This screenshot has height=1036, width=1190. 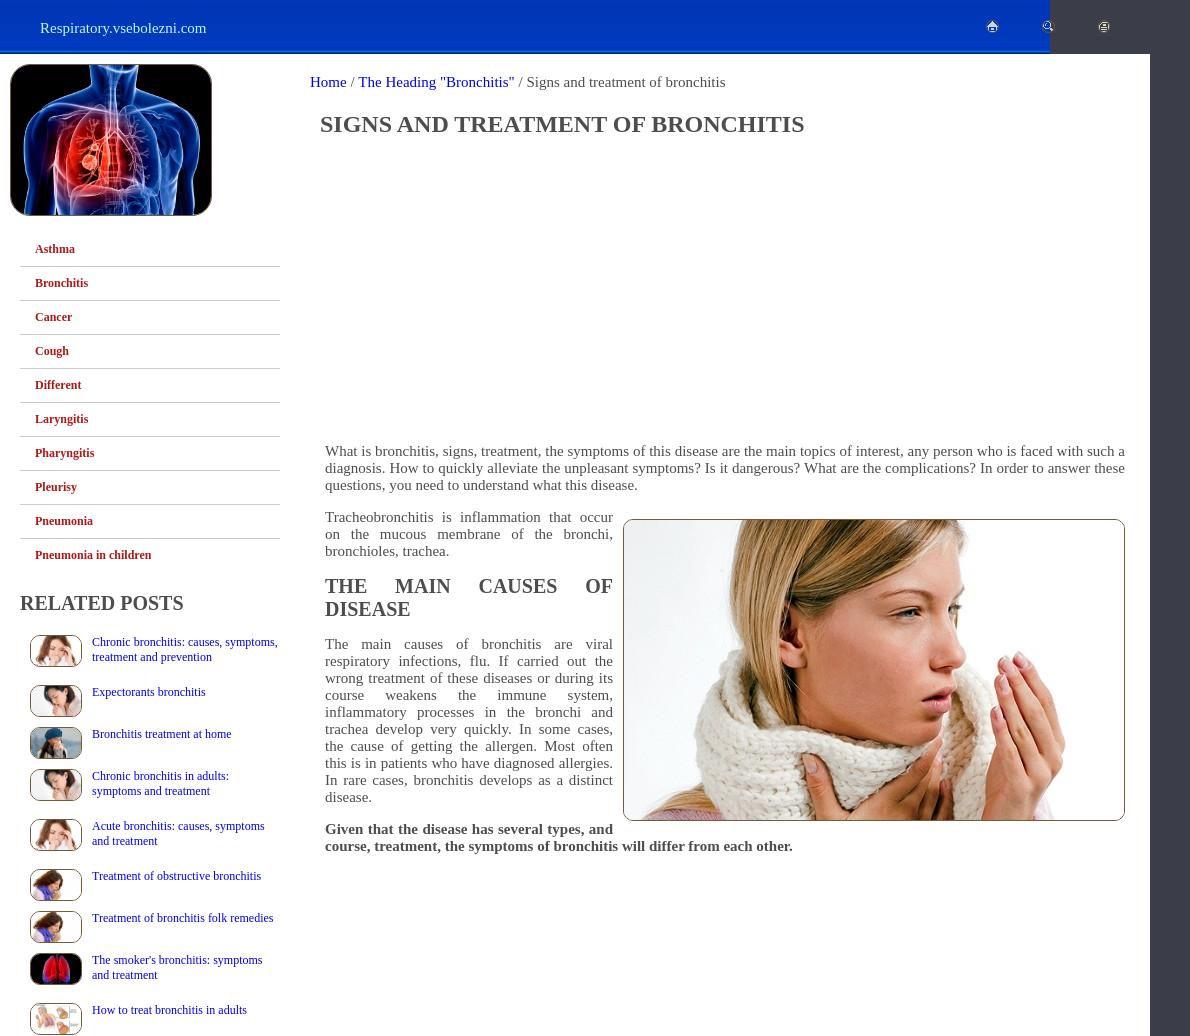 What do you see at coordinates (175, 967) in the screenshot?
I see `'The smoker's bronchitis: symptoms and treatment'` at bounding box center [175, 967].